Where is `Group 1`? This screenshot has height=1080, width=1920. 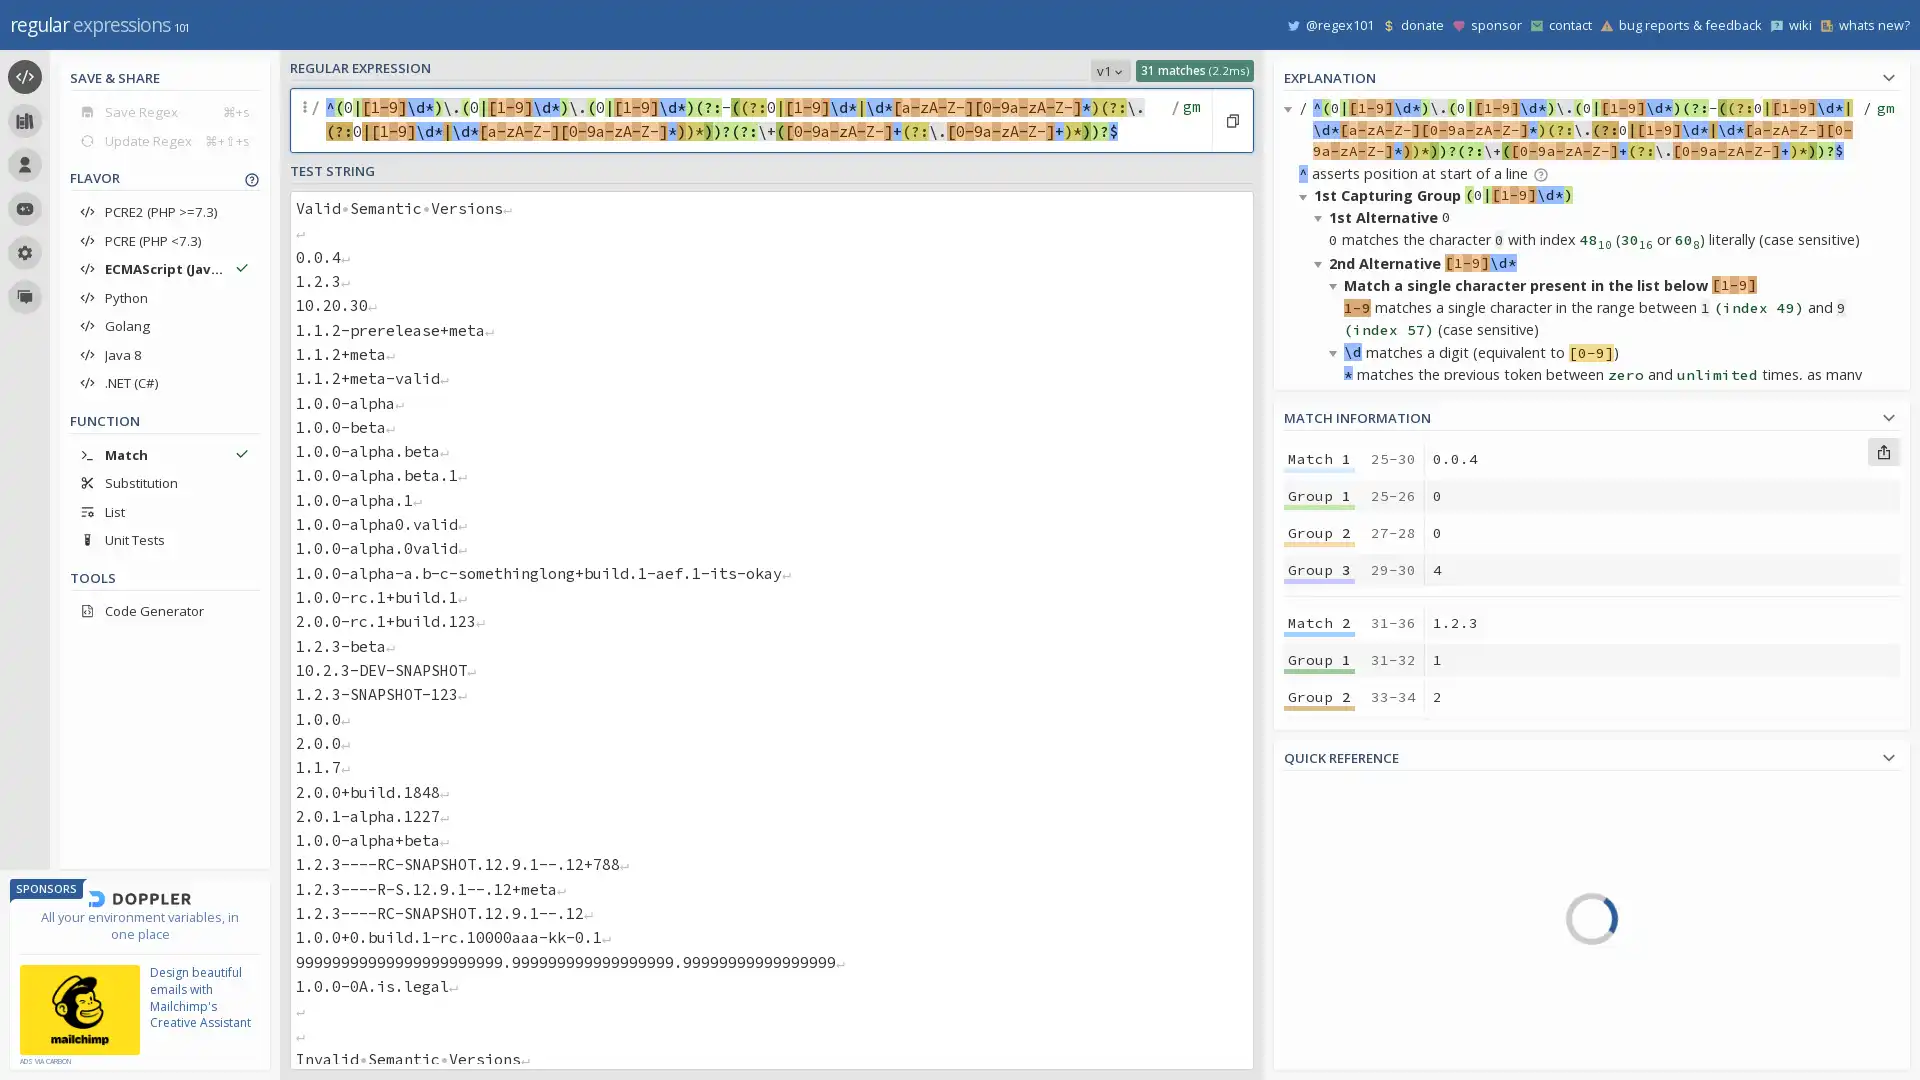
Group 1 is located at coordinates (1319, 495).